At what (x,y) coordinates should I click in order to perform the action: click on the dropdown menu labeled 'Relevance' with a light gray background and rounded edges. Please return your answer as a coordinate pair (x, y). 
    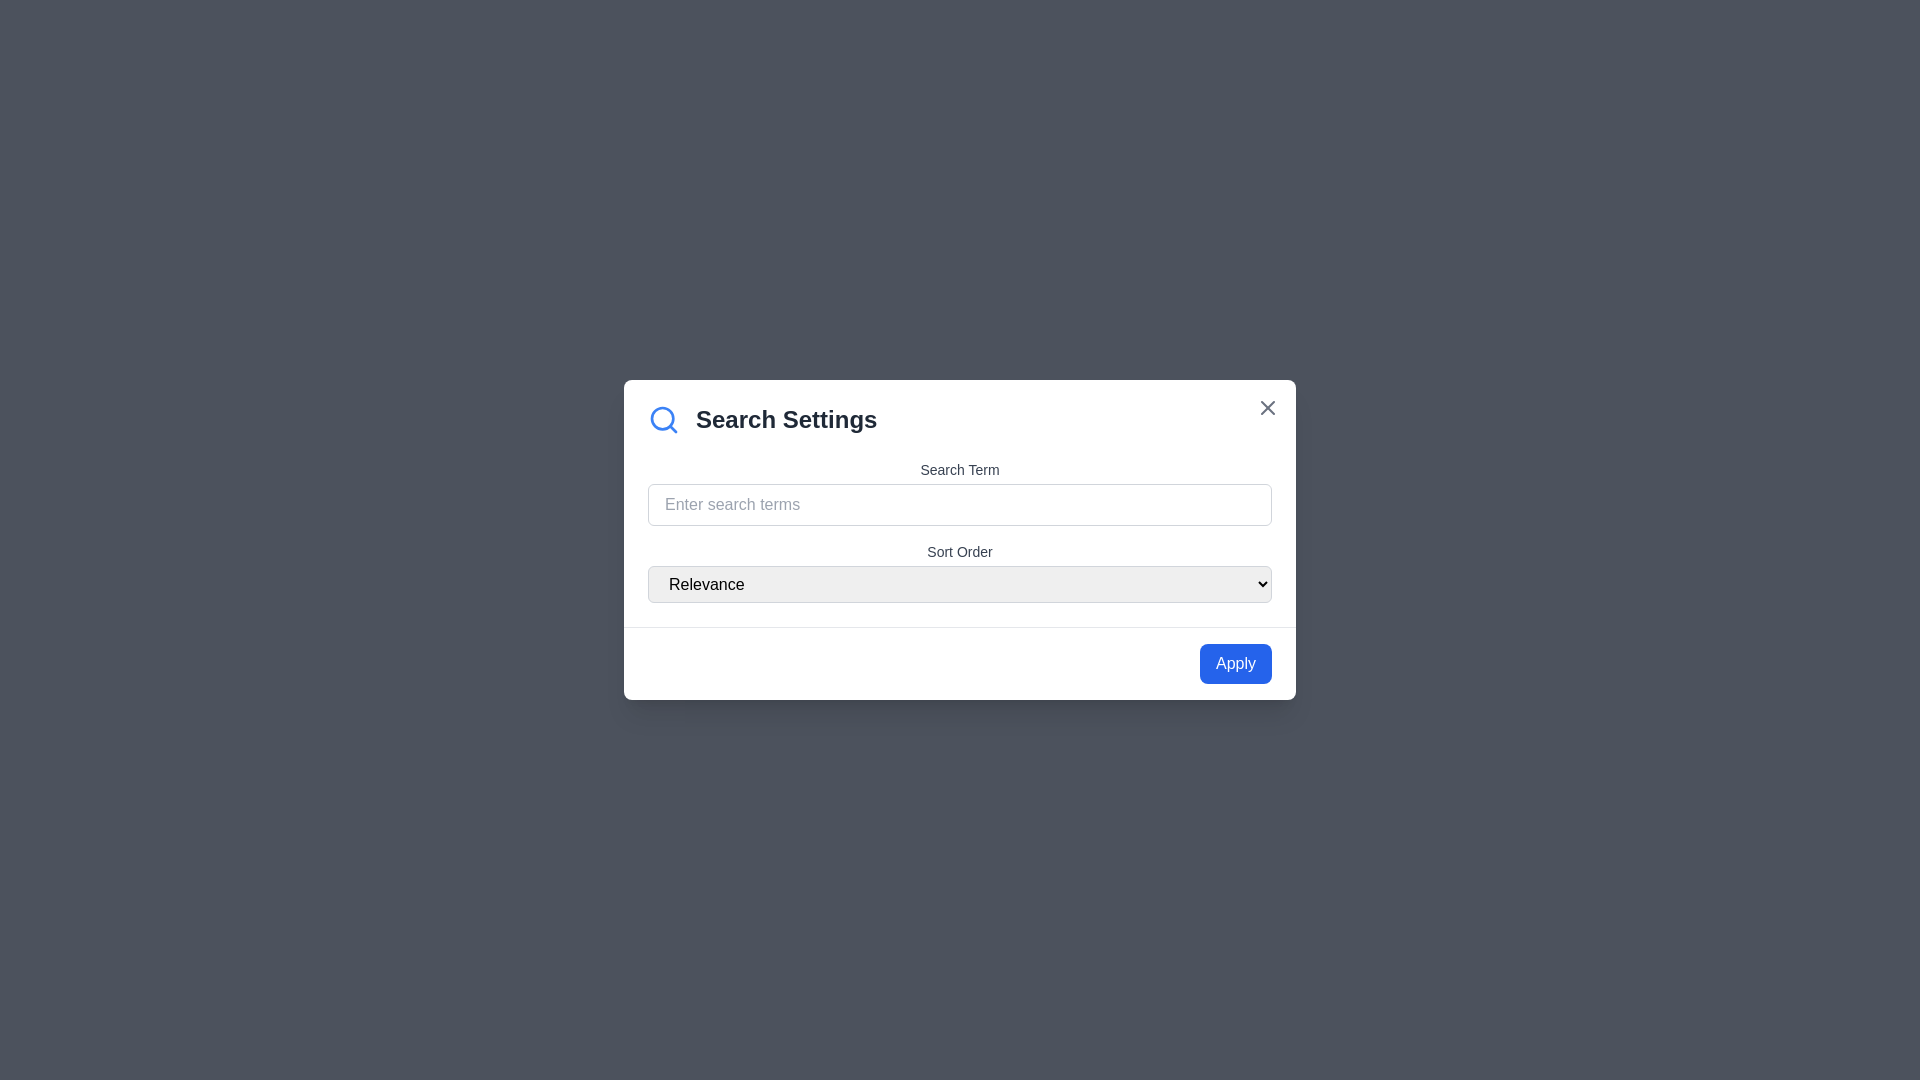
    Looking at the image, I should click on (960, 584).